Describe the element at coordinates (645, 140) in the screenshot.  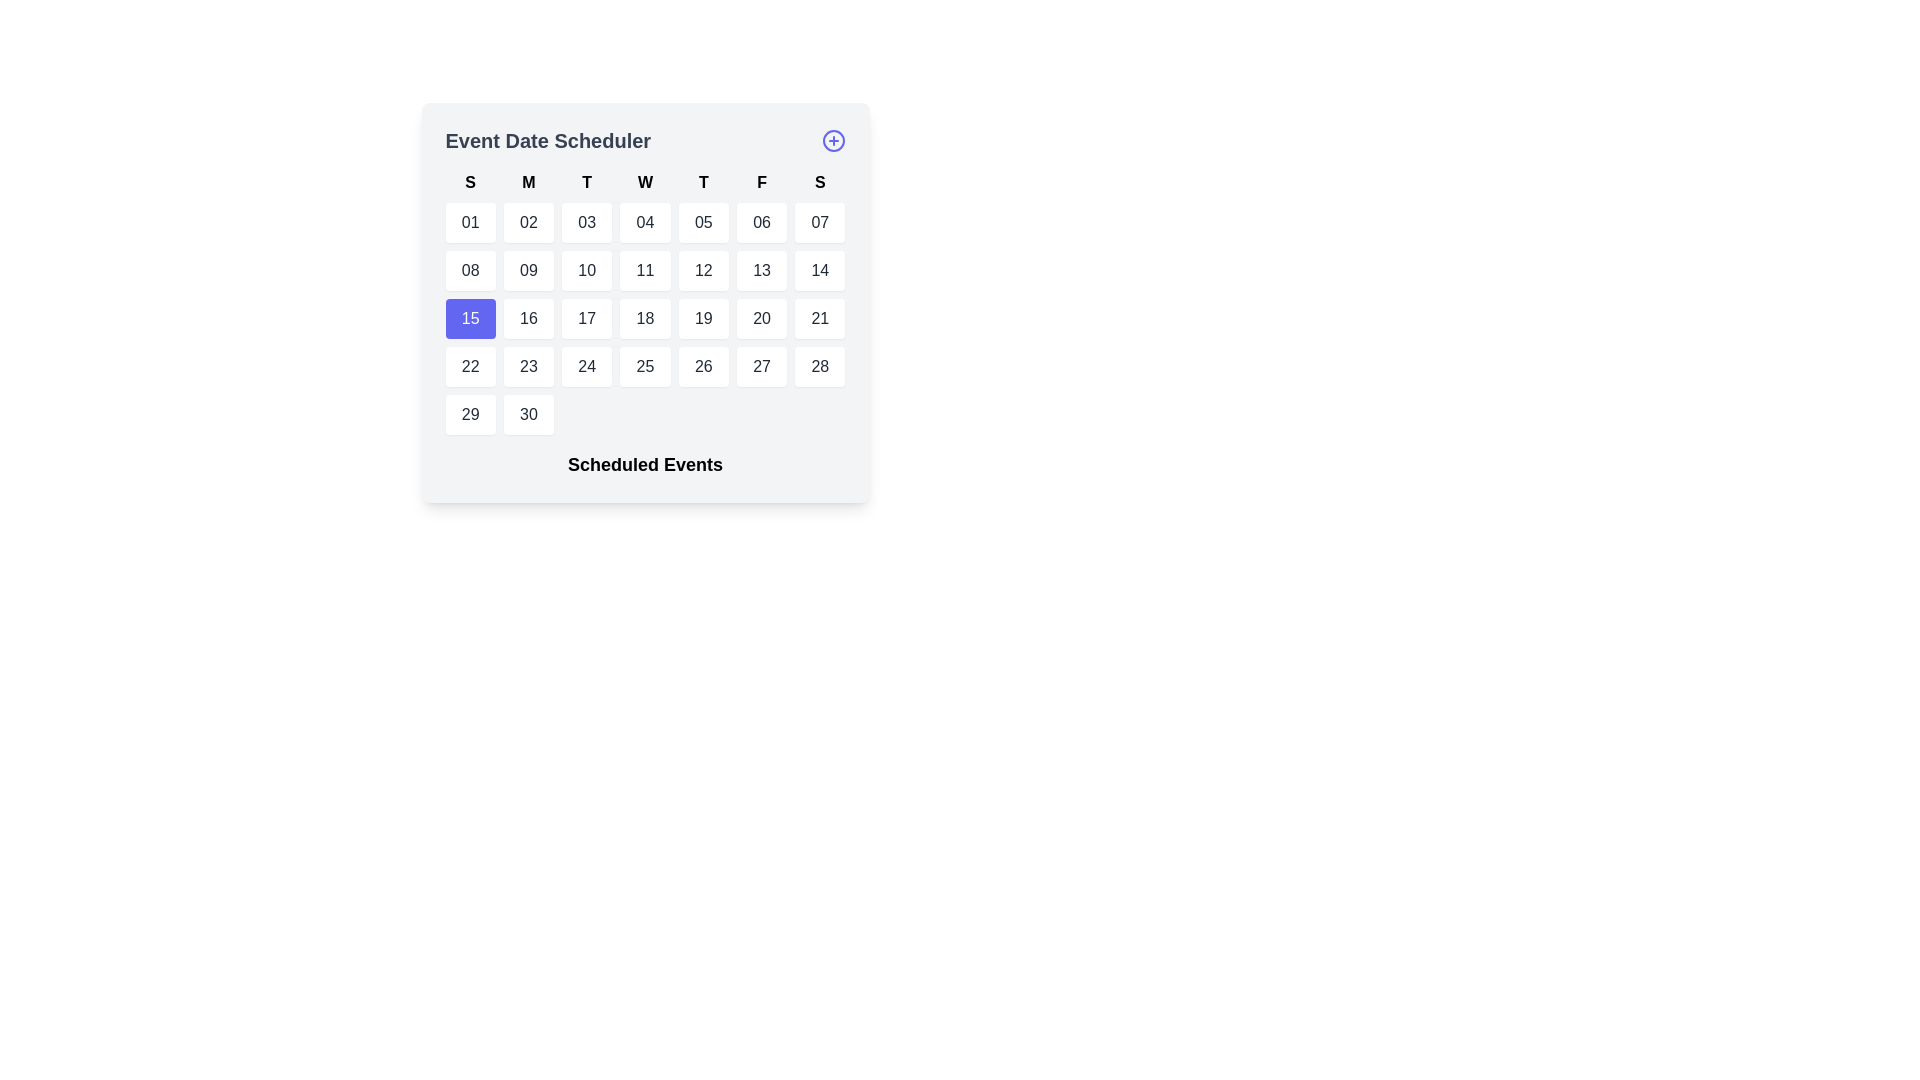
I see `the Header with actionable icon, which serves as the title and action header of the calendar module` at that location.